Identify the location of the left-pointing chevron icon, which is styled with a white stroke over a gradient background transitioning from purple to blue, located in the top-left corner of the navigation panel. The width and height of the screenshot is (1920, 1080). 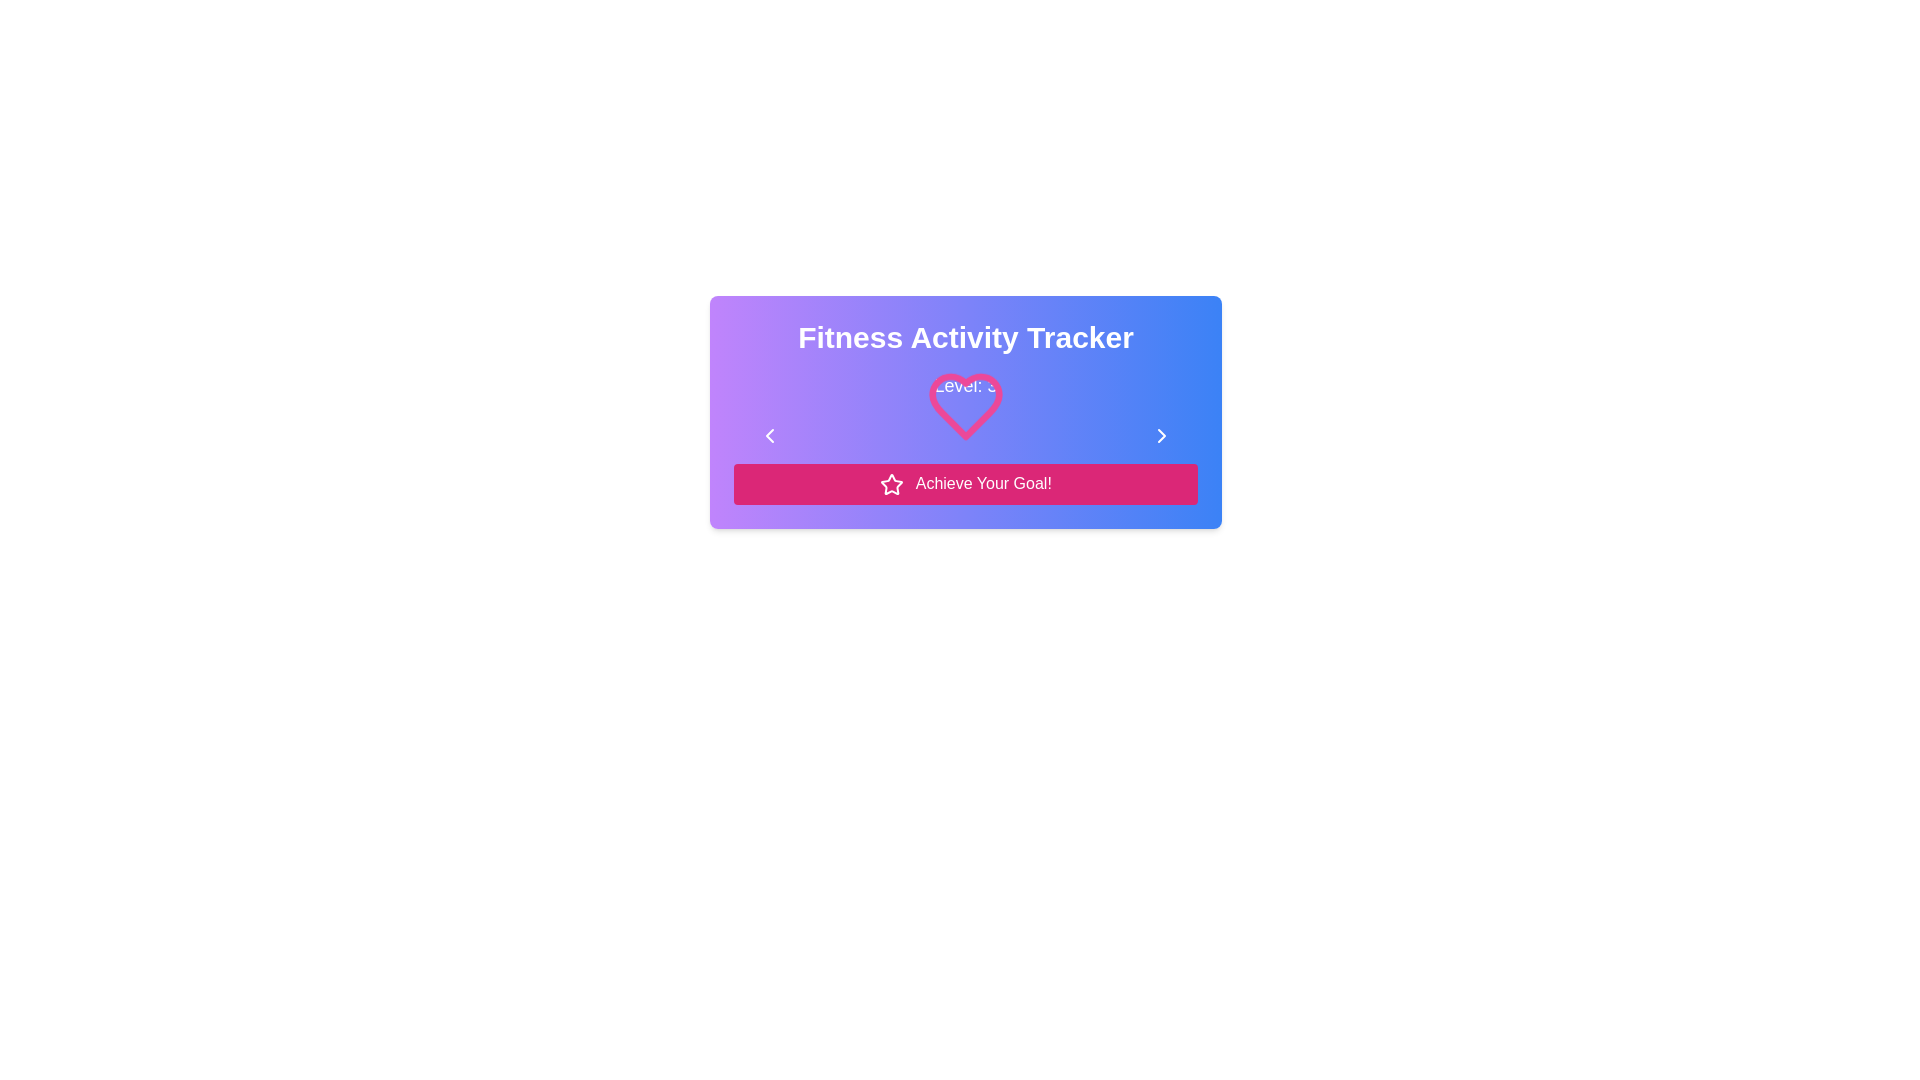
(768, 434).